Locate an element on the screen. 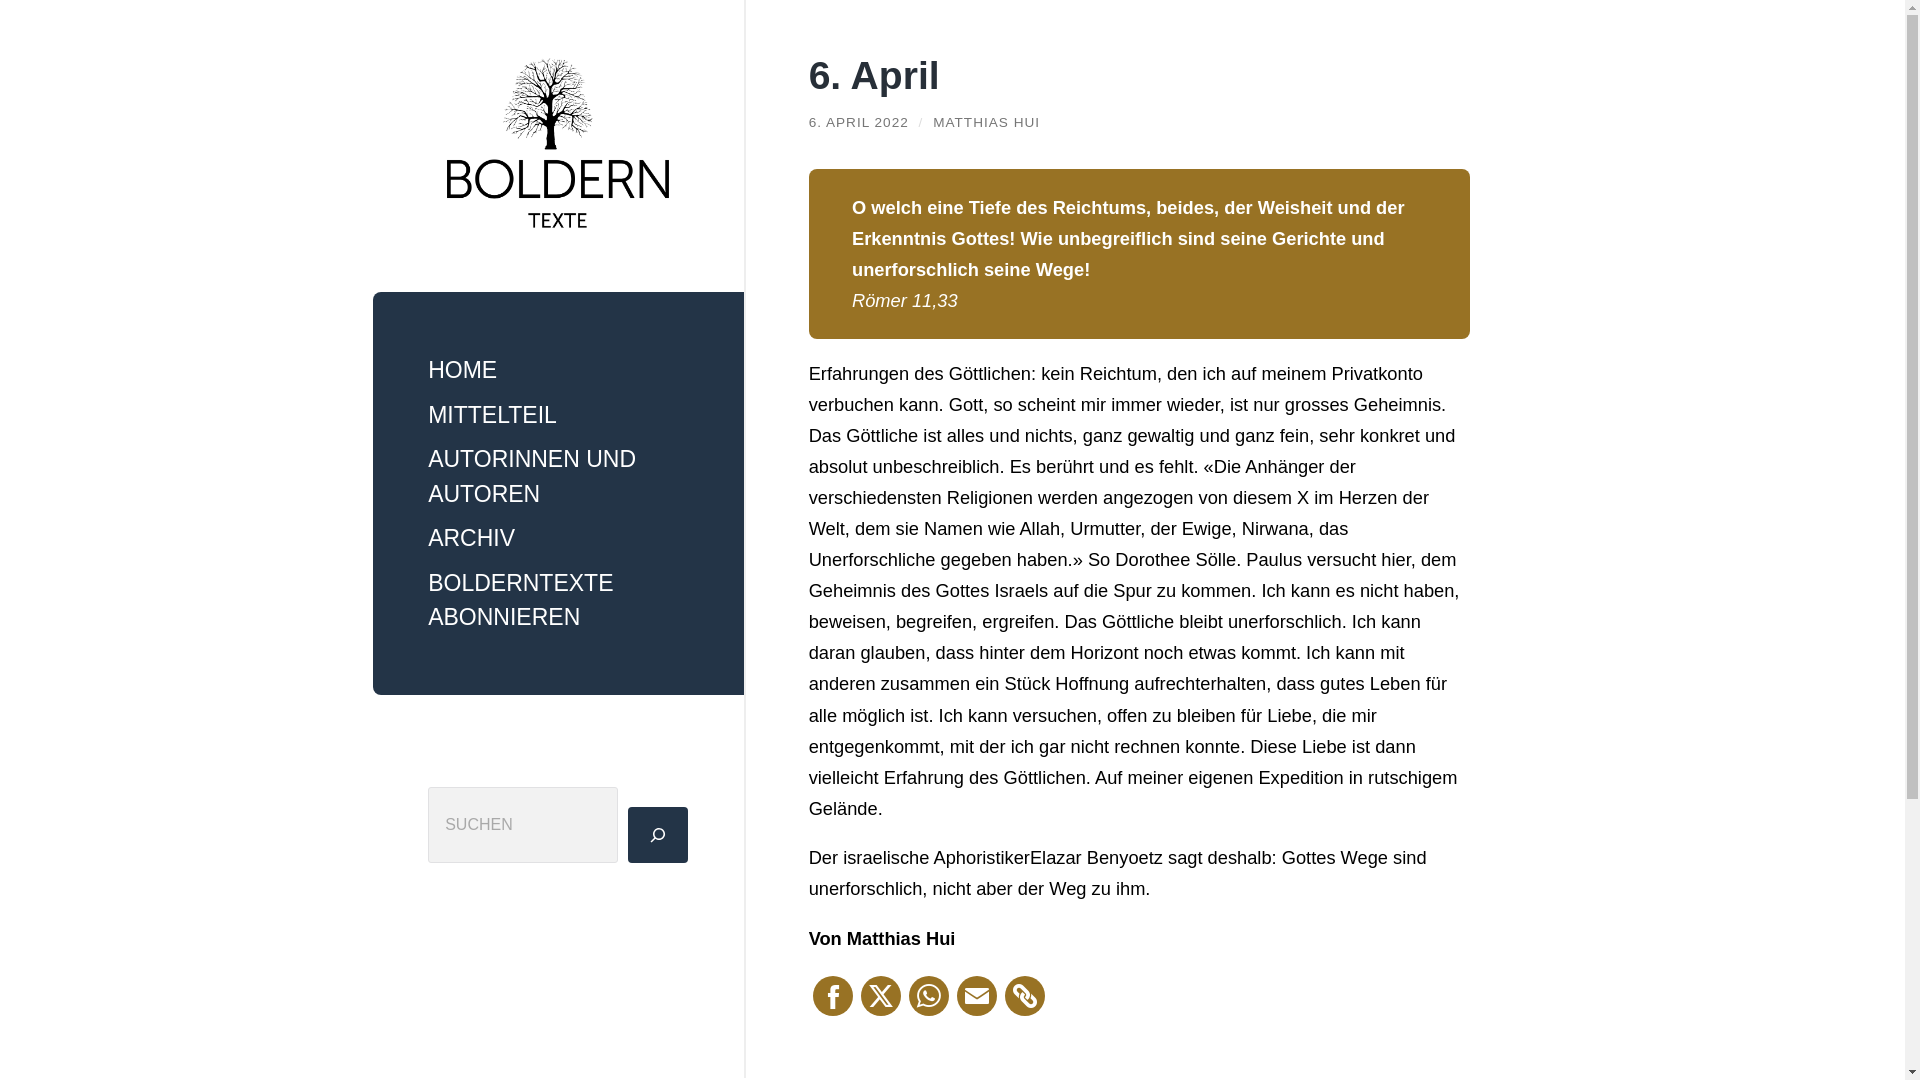  '6. APRIL 2022' is located at coordinates (859, 122).